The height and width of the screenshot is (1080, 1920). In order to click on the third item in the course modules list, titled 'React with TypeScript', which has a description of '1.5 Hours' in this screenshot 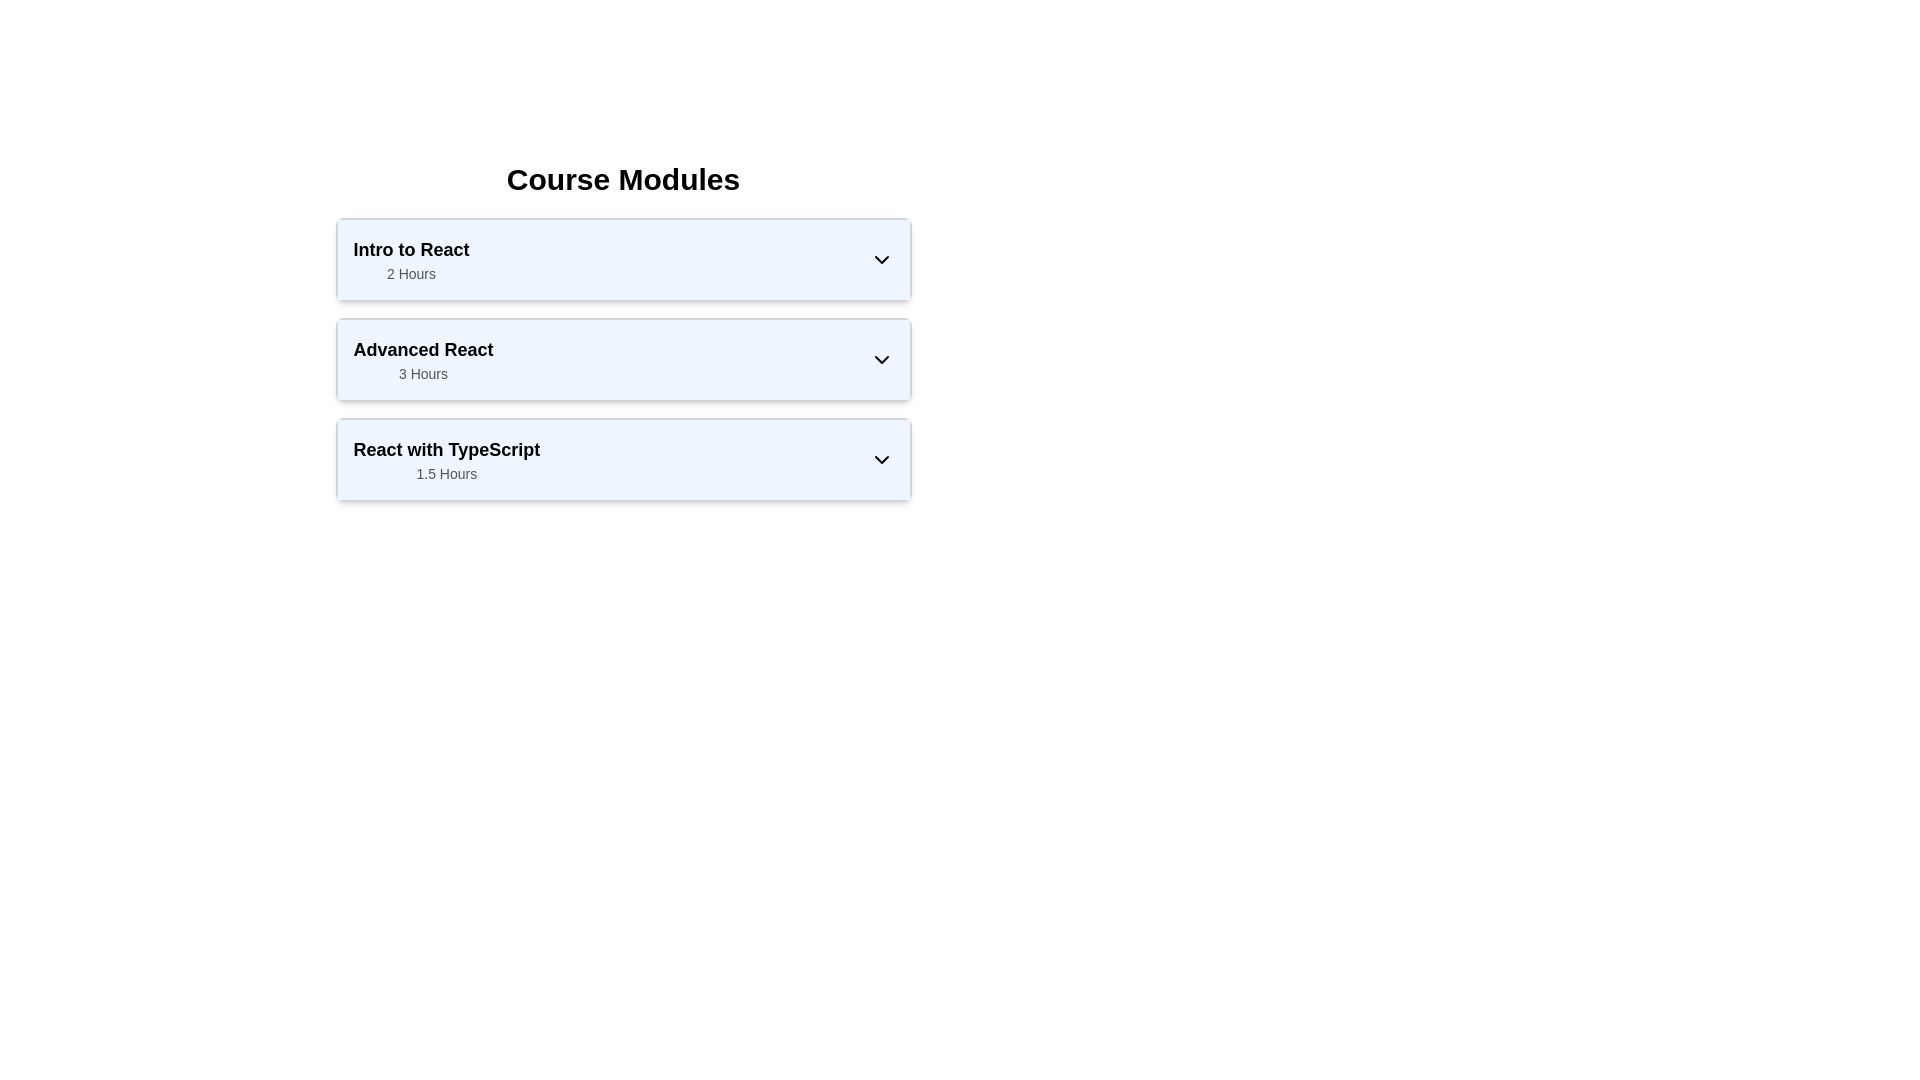, I will do `click(622, 459)`.